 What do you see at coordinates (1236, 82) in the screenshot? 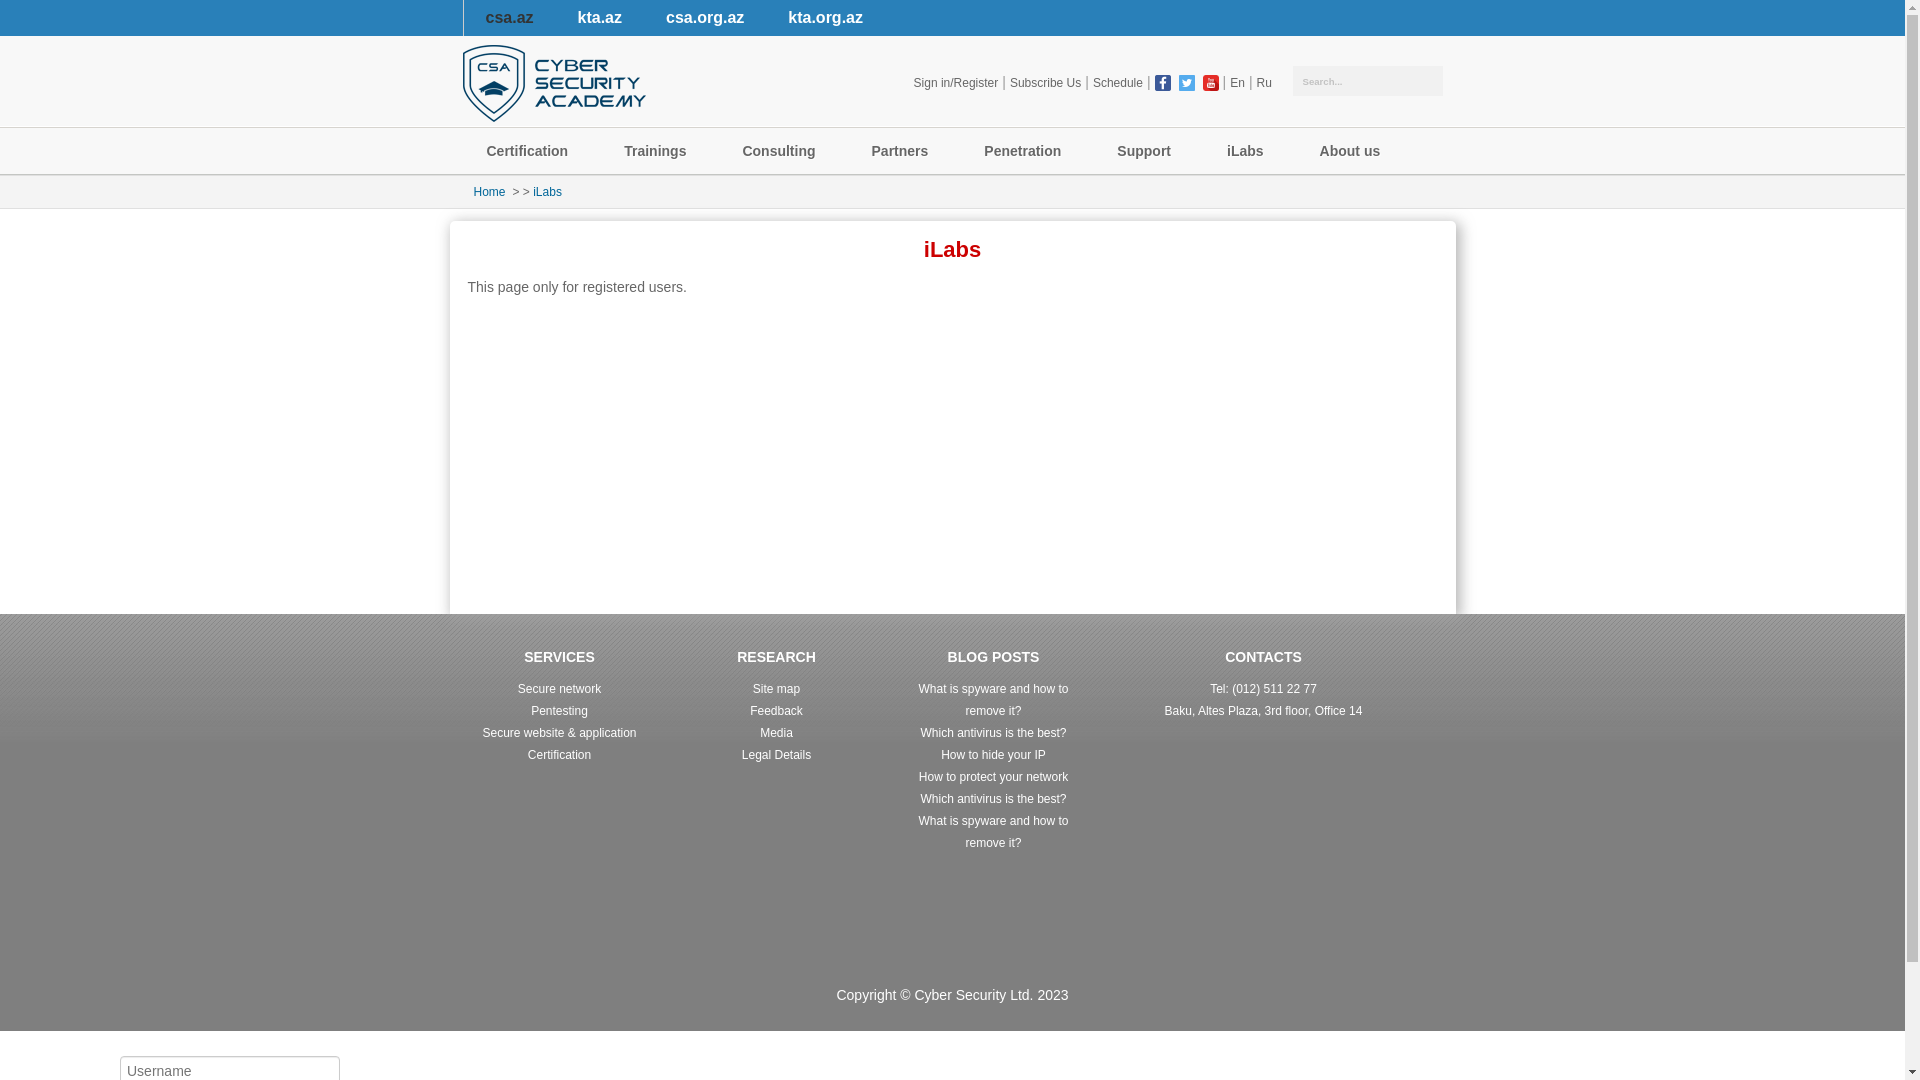
I see `'En'` at bounding box center [1236, 82].